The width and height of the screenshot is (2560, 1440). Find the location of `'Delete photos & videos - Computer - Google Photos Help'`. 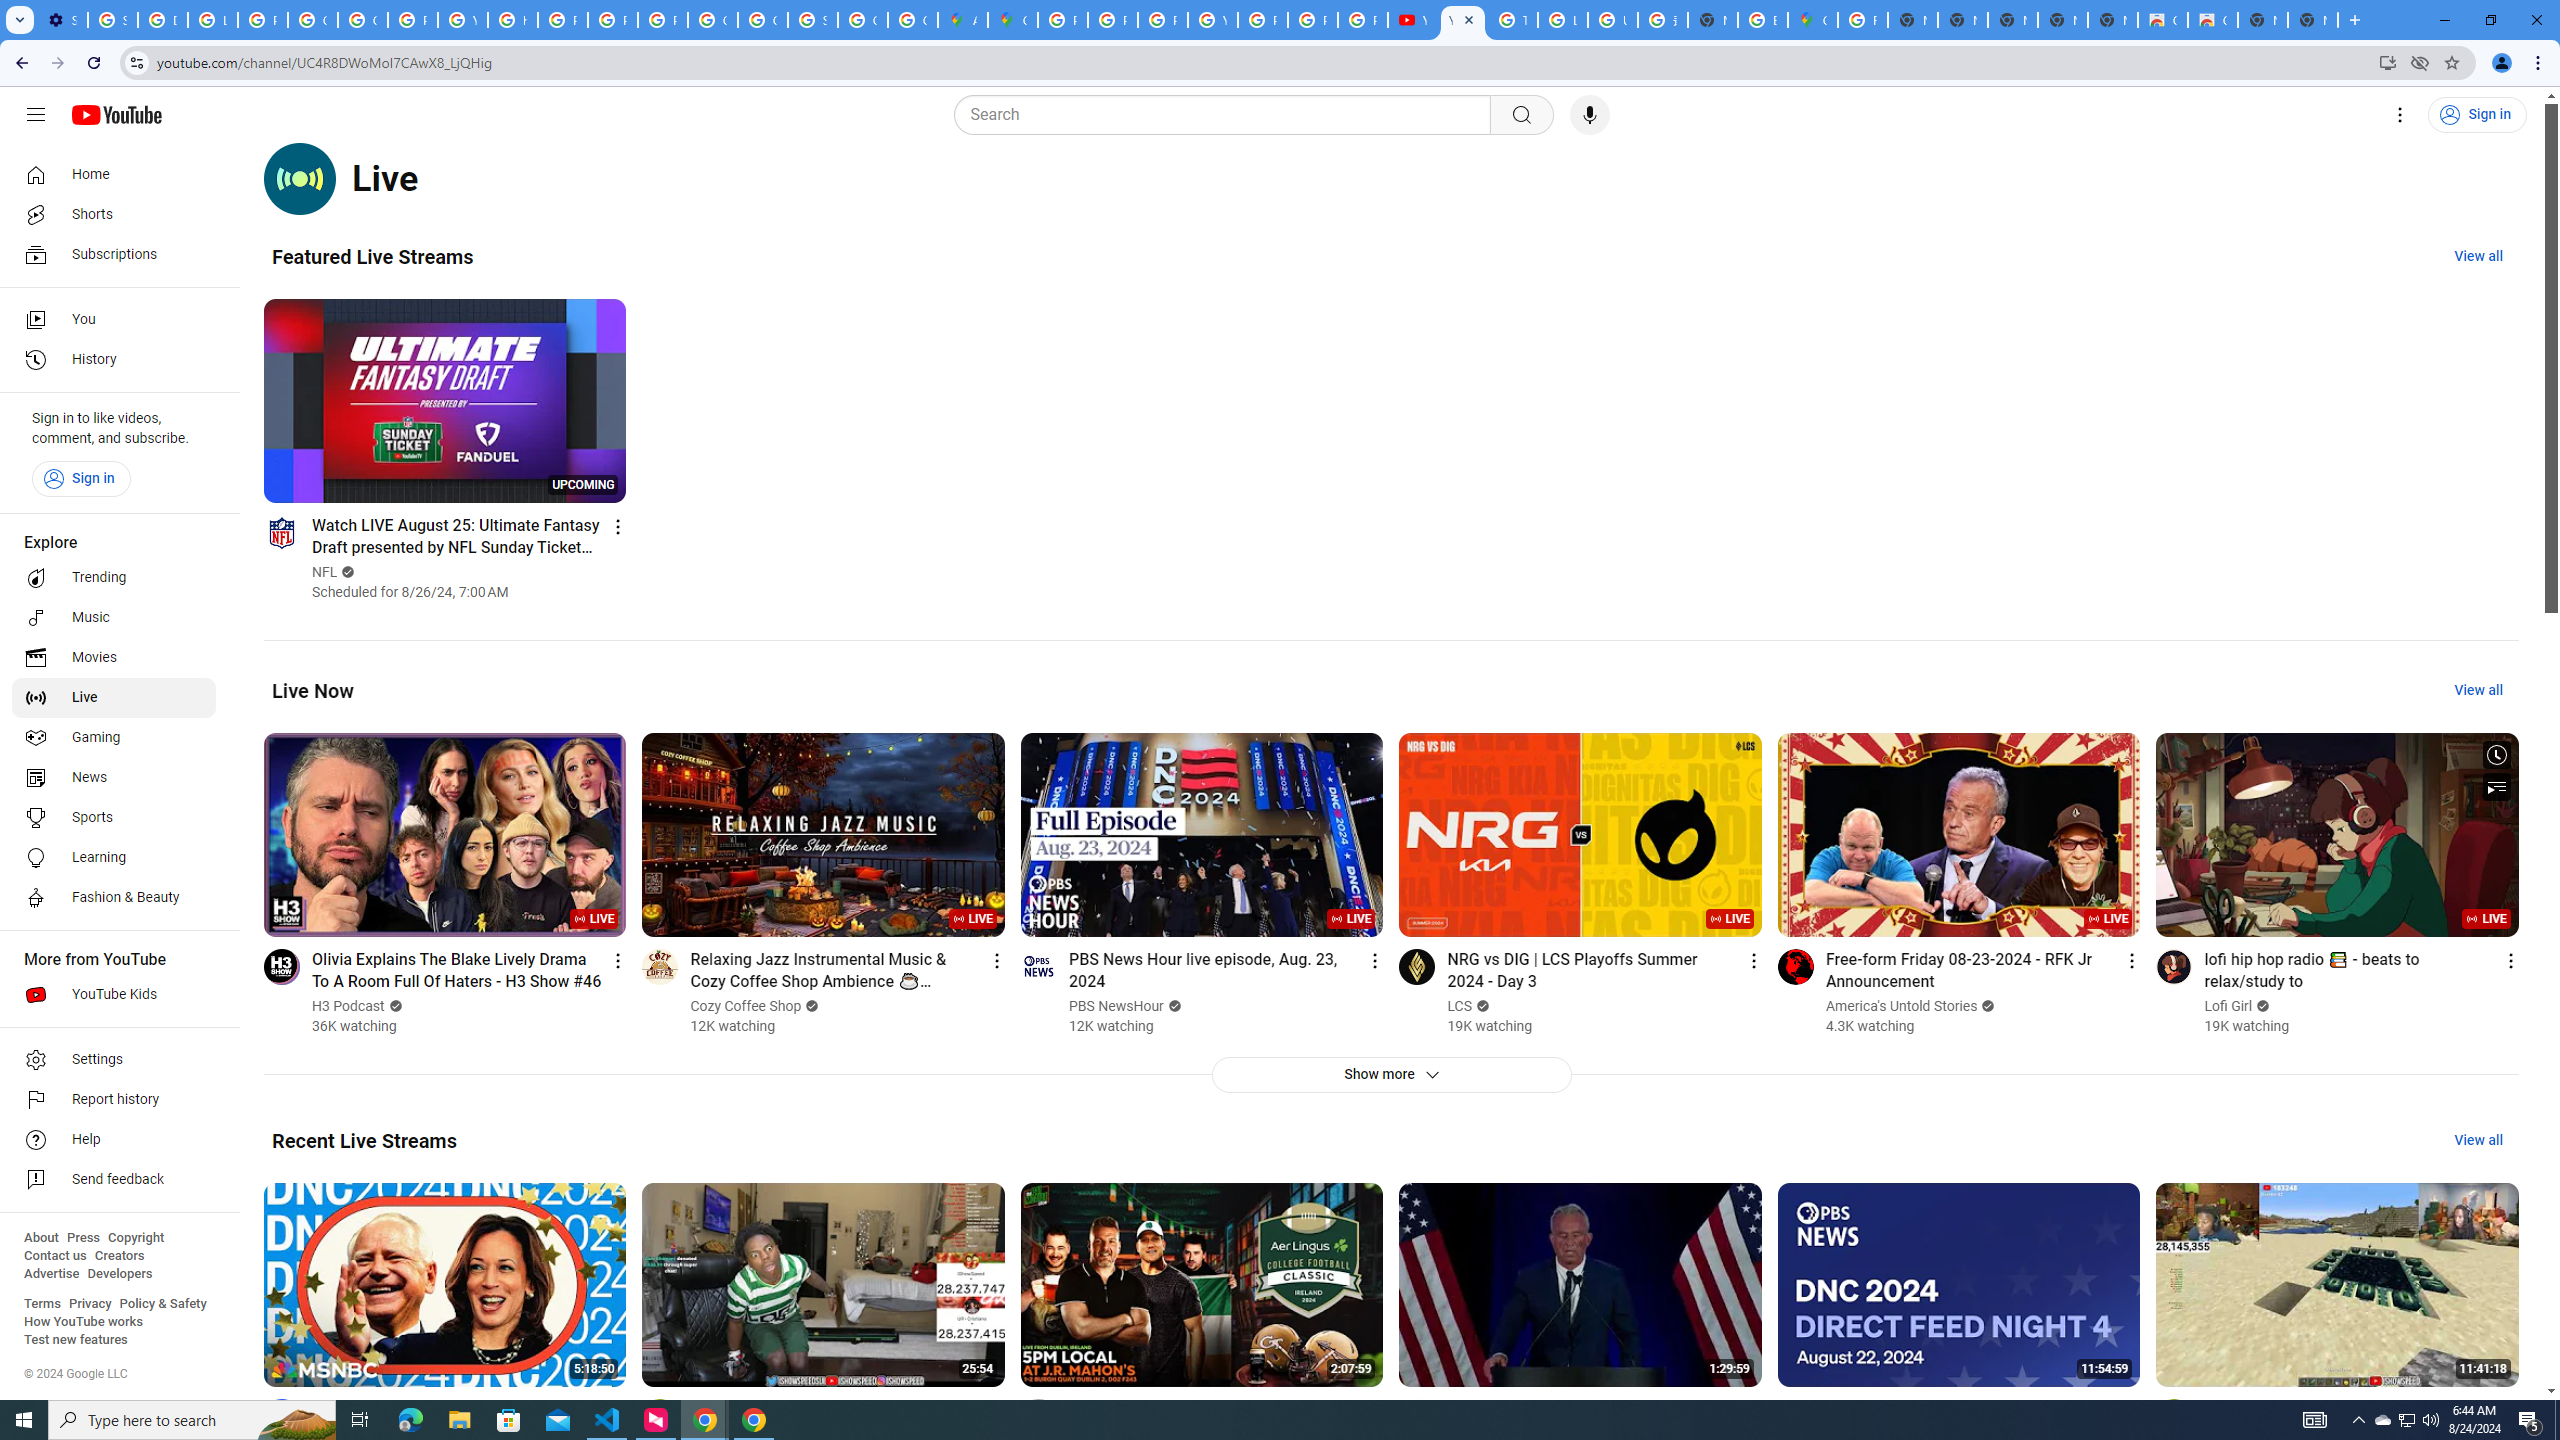

'Delete photos & videos - Computer - Google Photos Help' is located at coordinates (162, 19).